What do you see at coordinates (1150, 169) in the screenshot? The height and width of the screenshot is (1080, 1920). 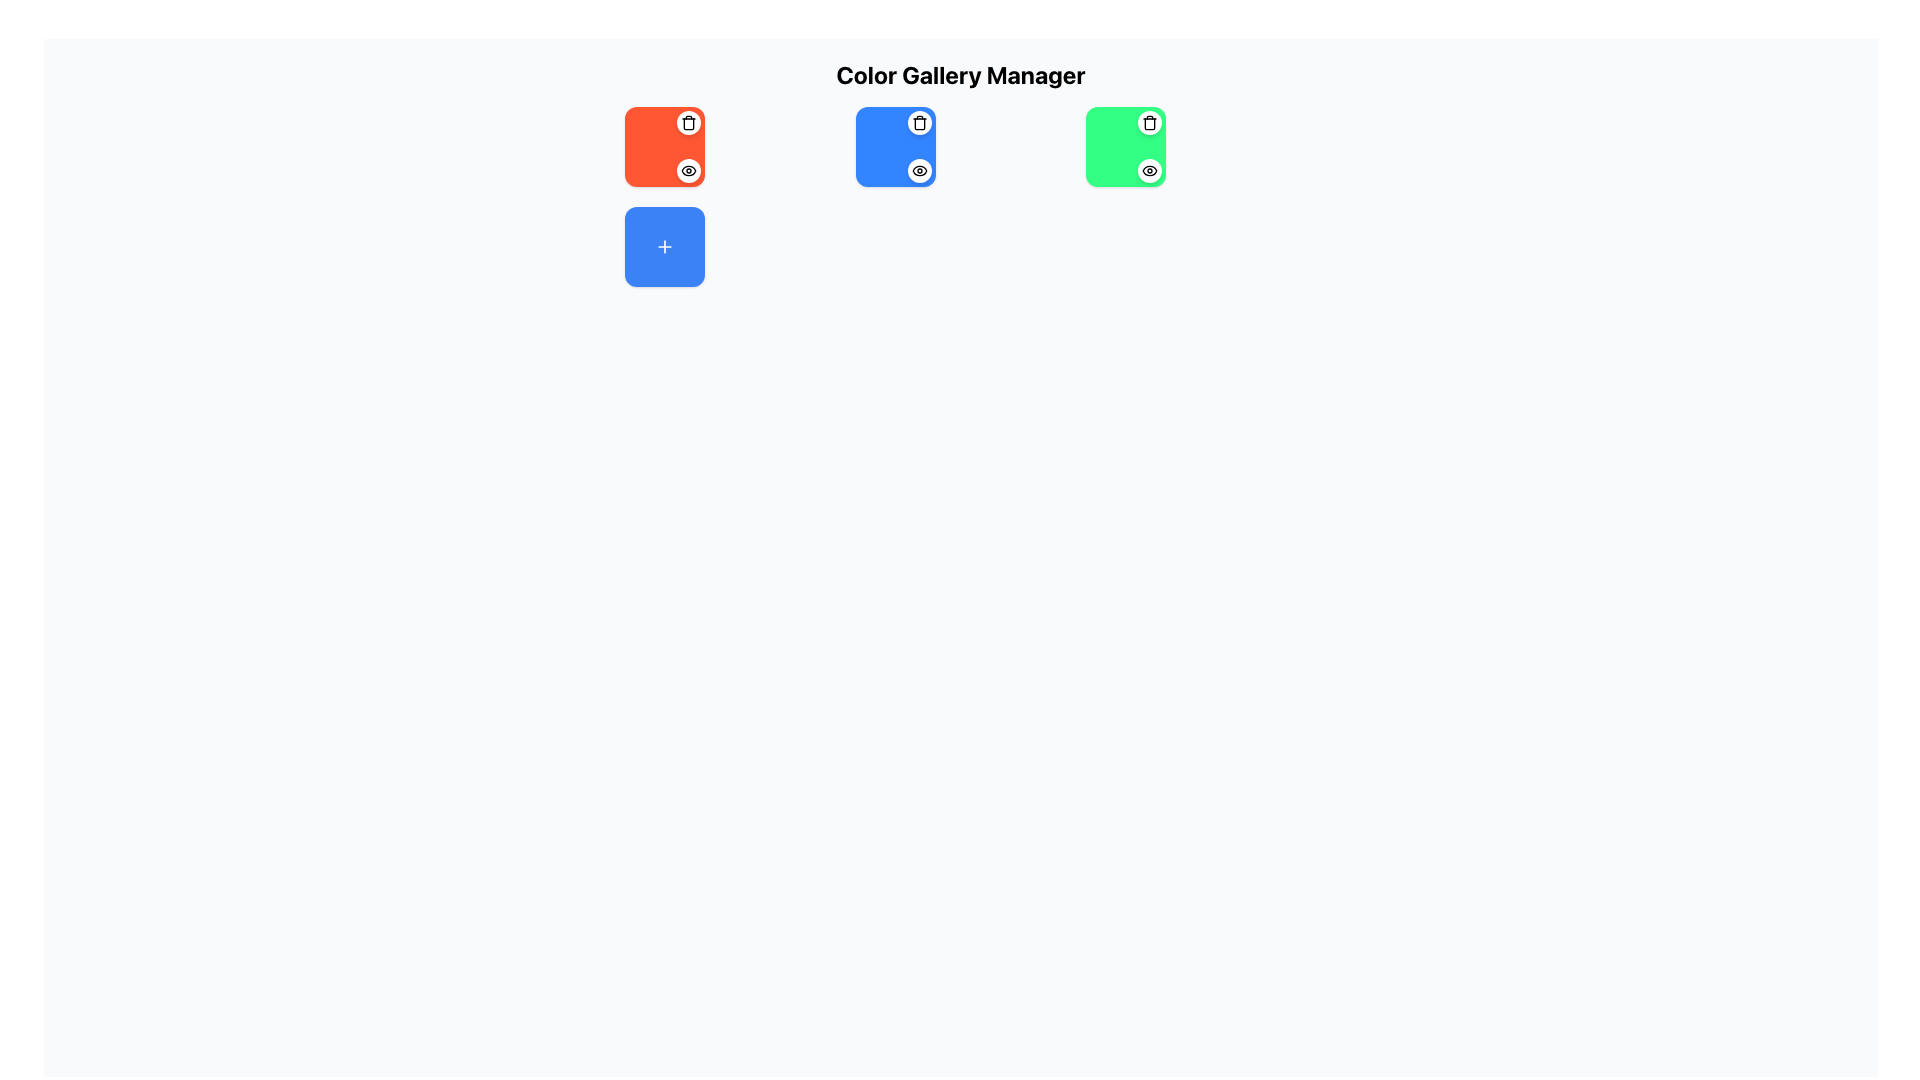 I see `the small circular button with a black outlined eye icon located in the bottom-right corner of the green box to invoke the view function` at bounding box center [1150, 169].